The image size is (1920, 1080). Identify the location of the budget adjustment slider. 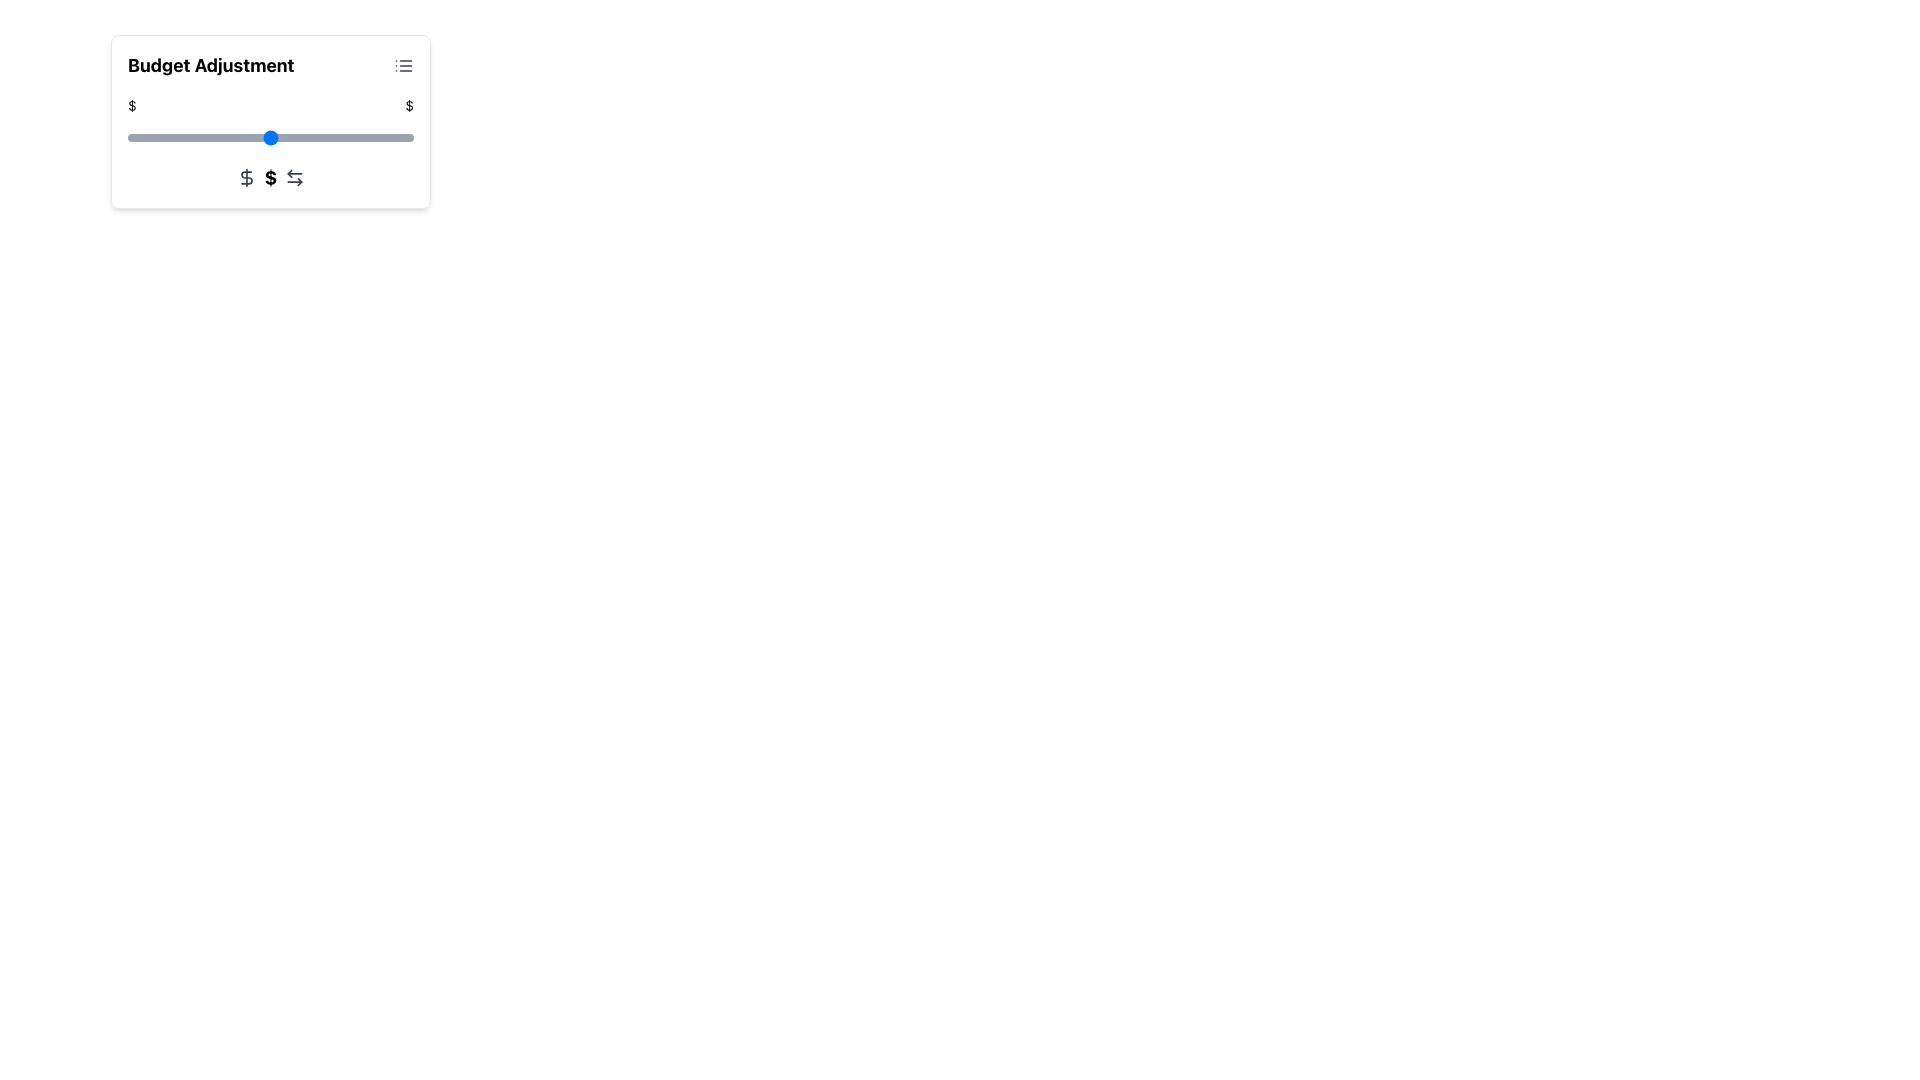
(374, 137).